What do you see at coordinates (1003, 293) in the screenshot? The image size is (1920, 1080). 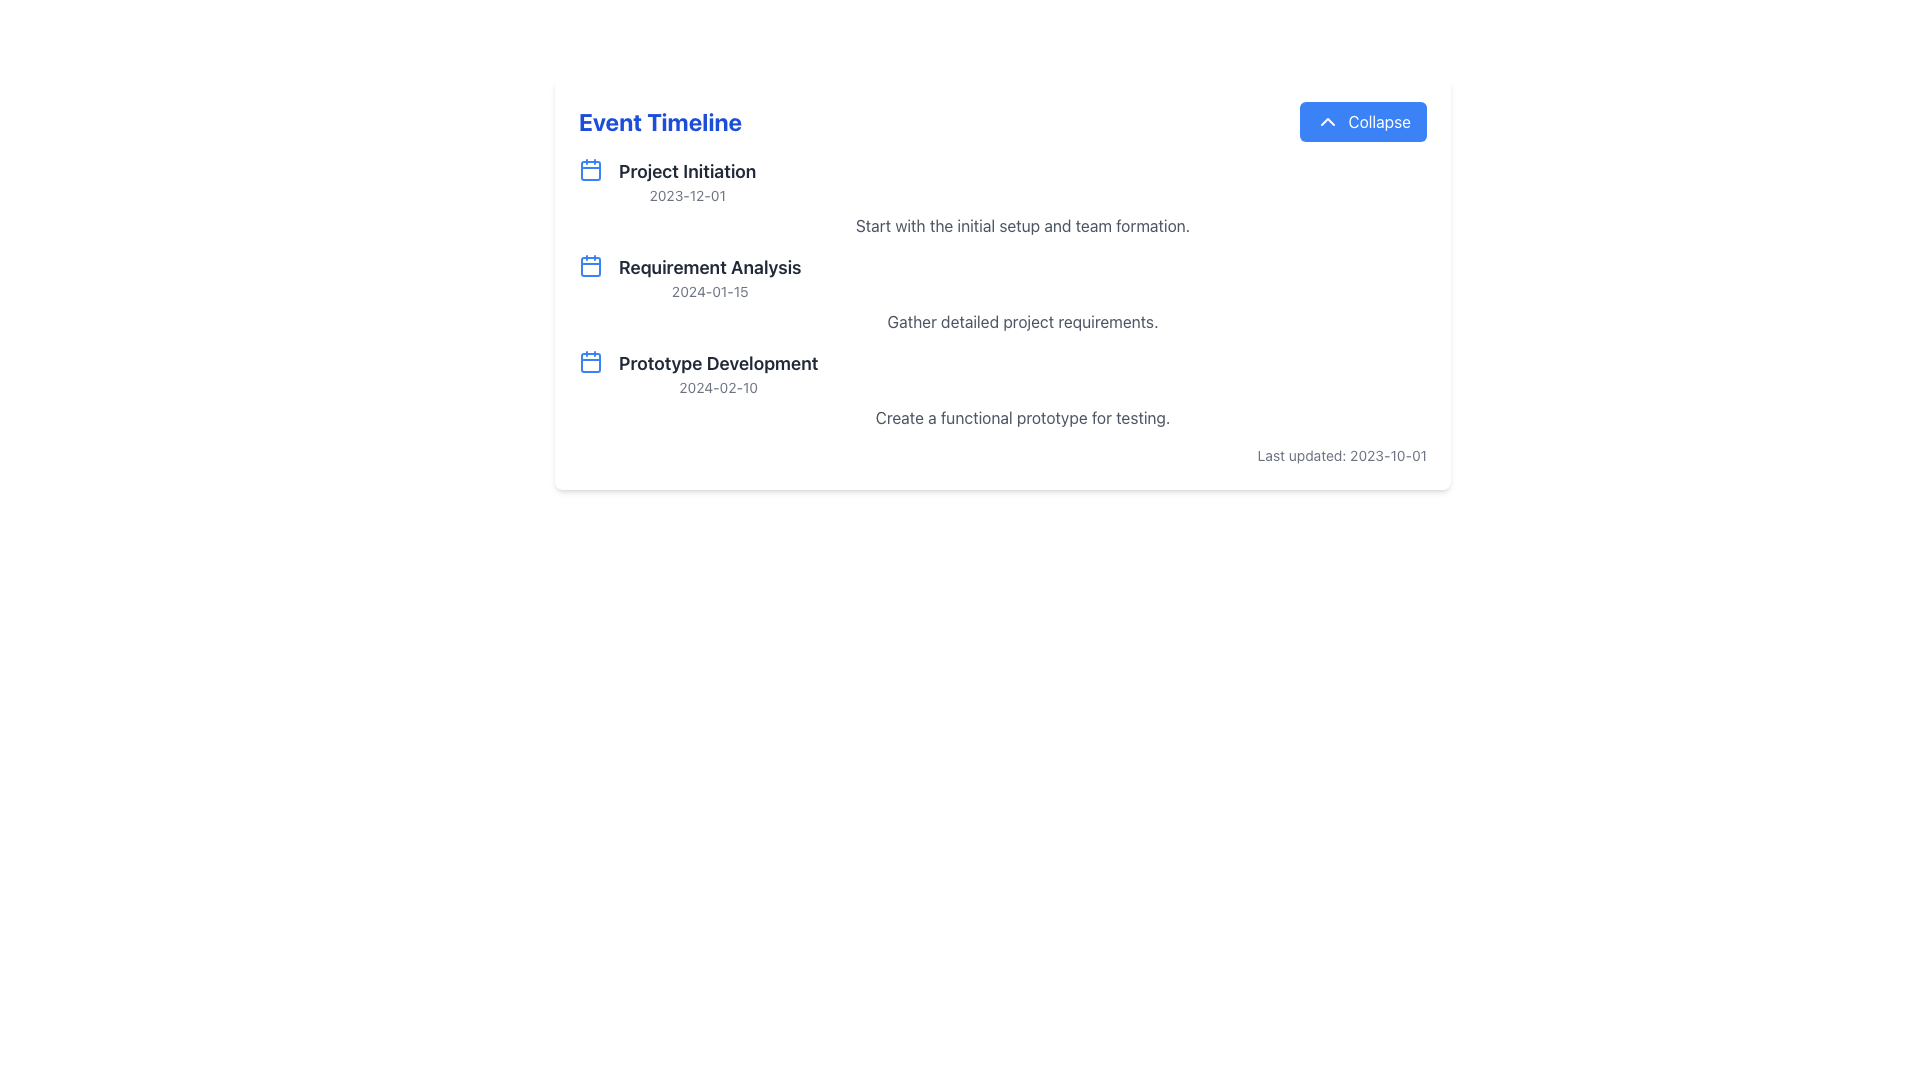 I see `the information displayed in the project steps list` at bounding box center [1003, 293].